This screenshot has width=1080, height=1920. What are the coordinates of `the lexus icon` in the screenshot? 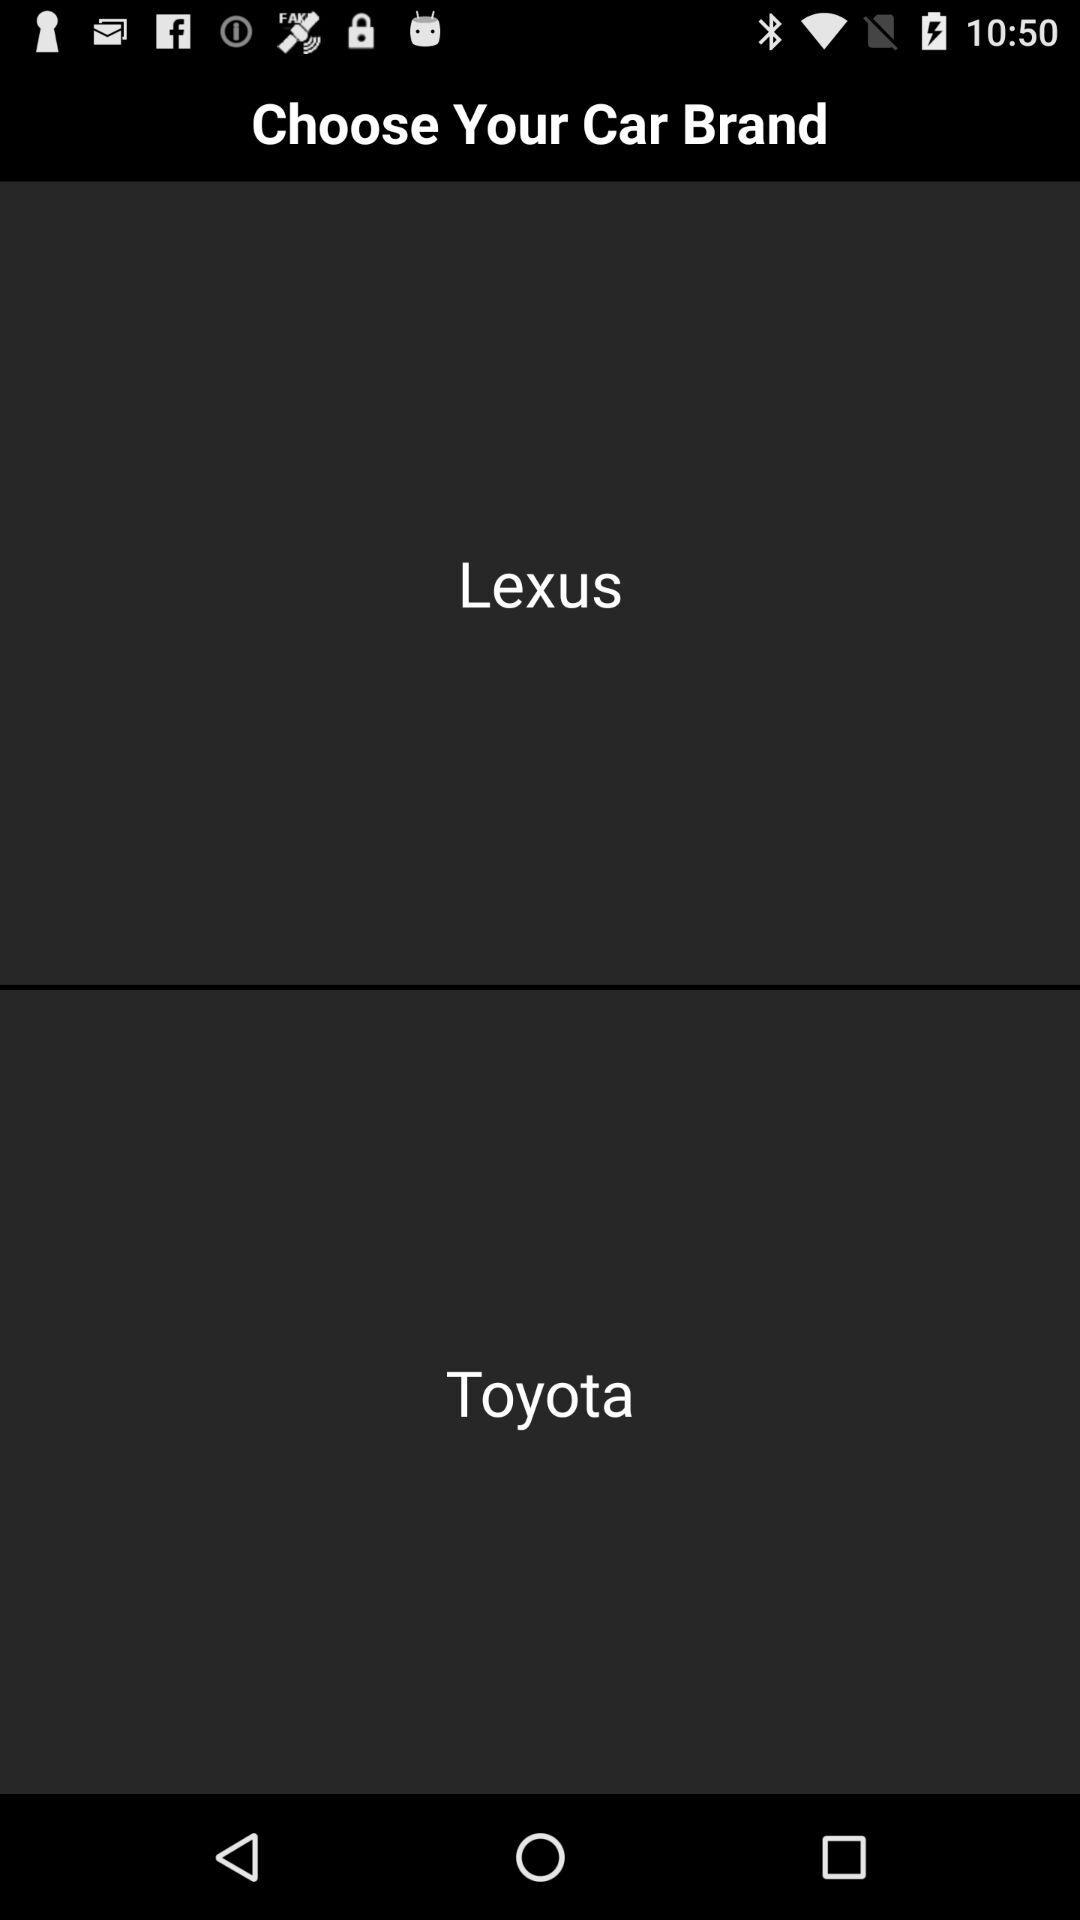 It's located at (540, 582).